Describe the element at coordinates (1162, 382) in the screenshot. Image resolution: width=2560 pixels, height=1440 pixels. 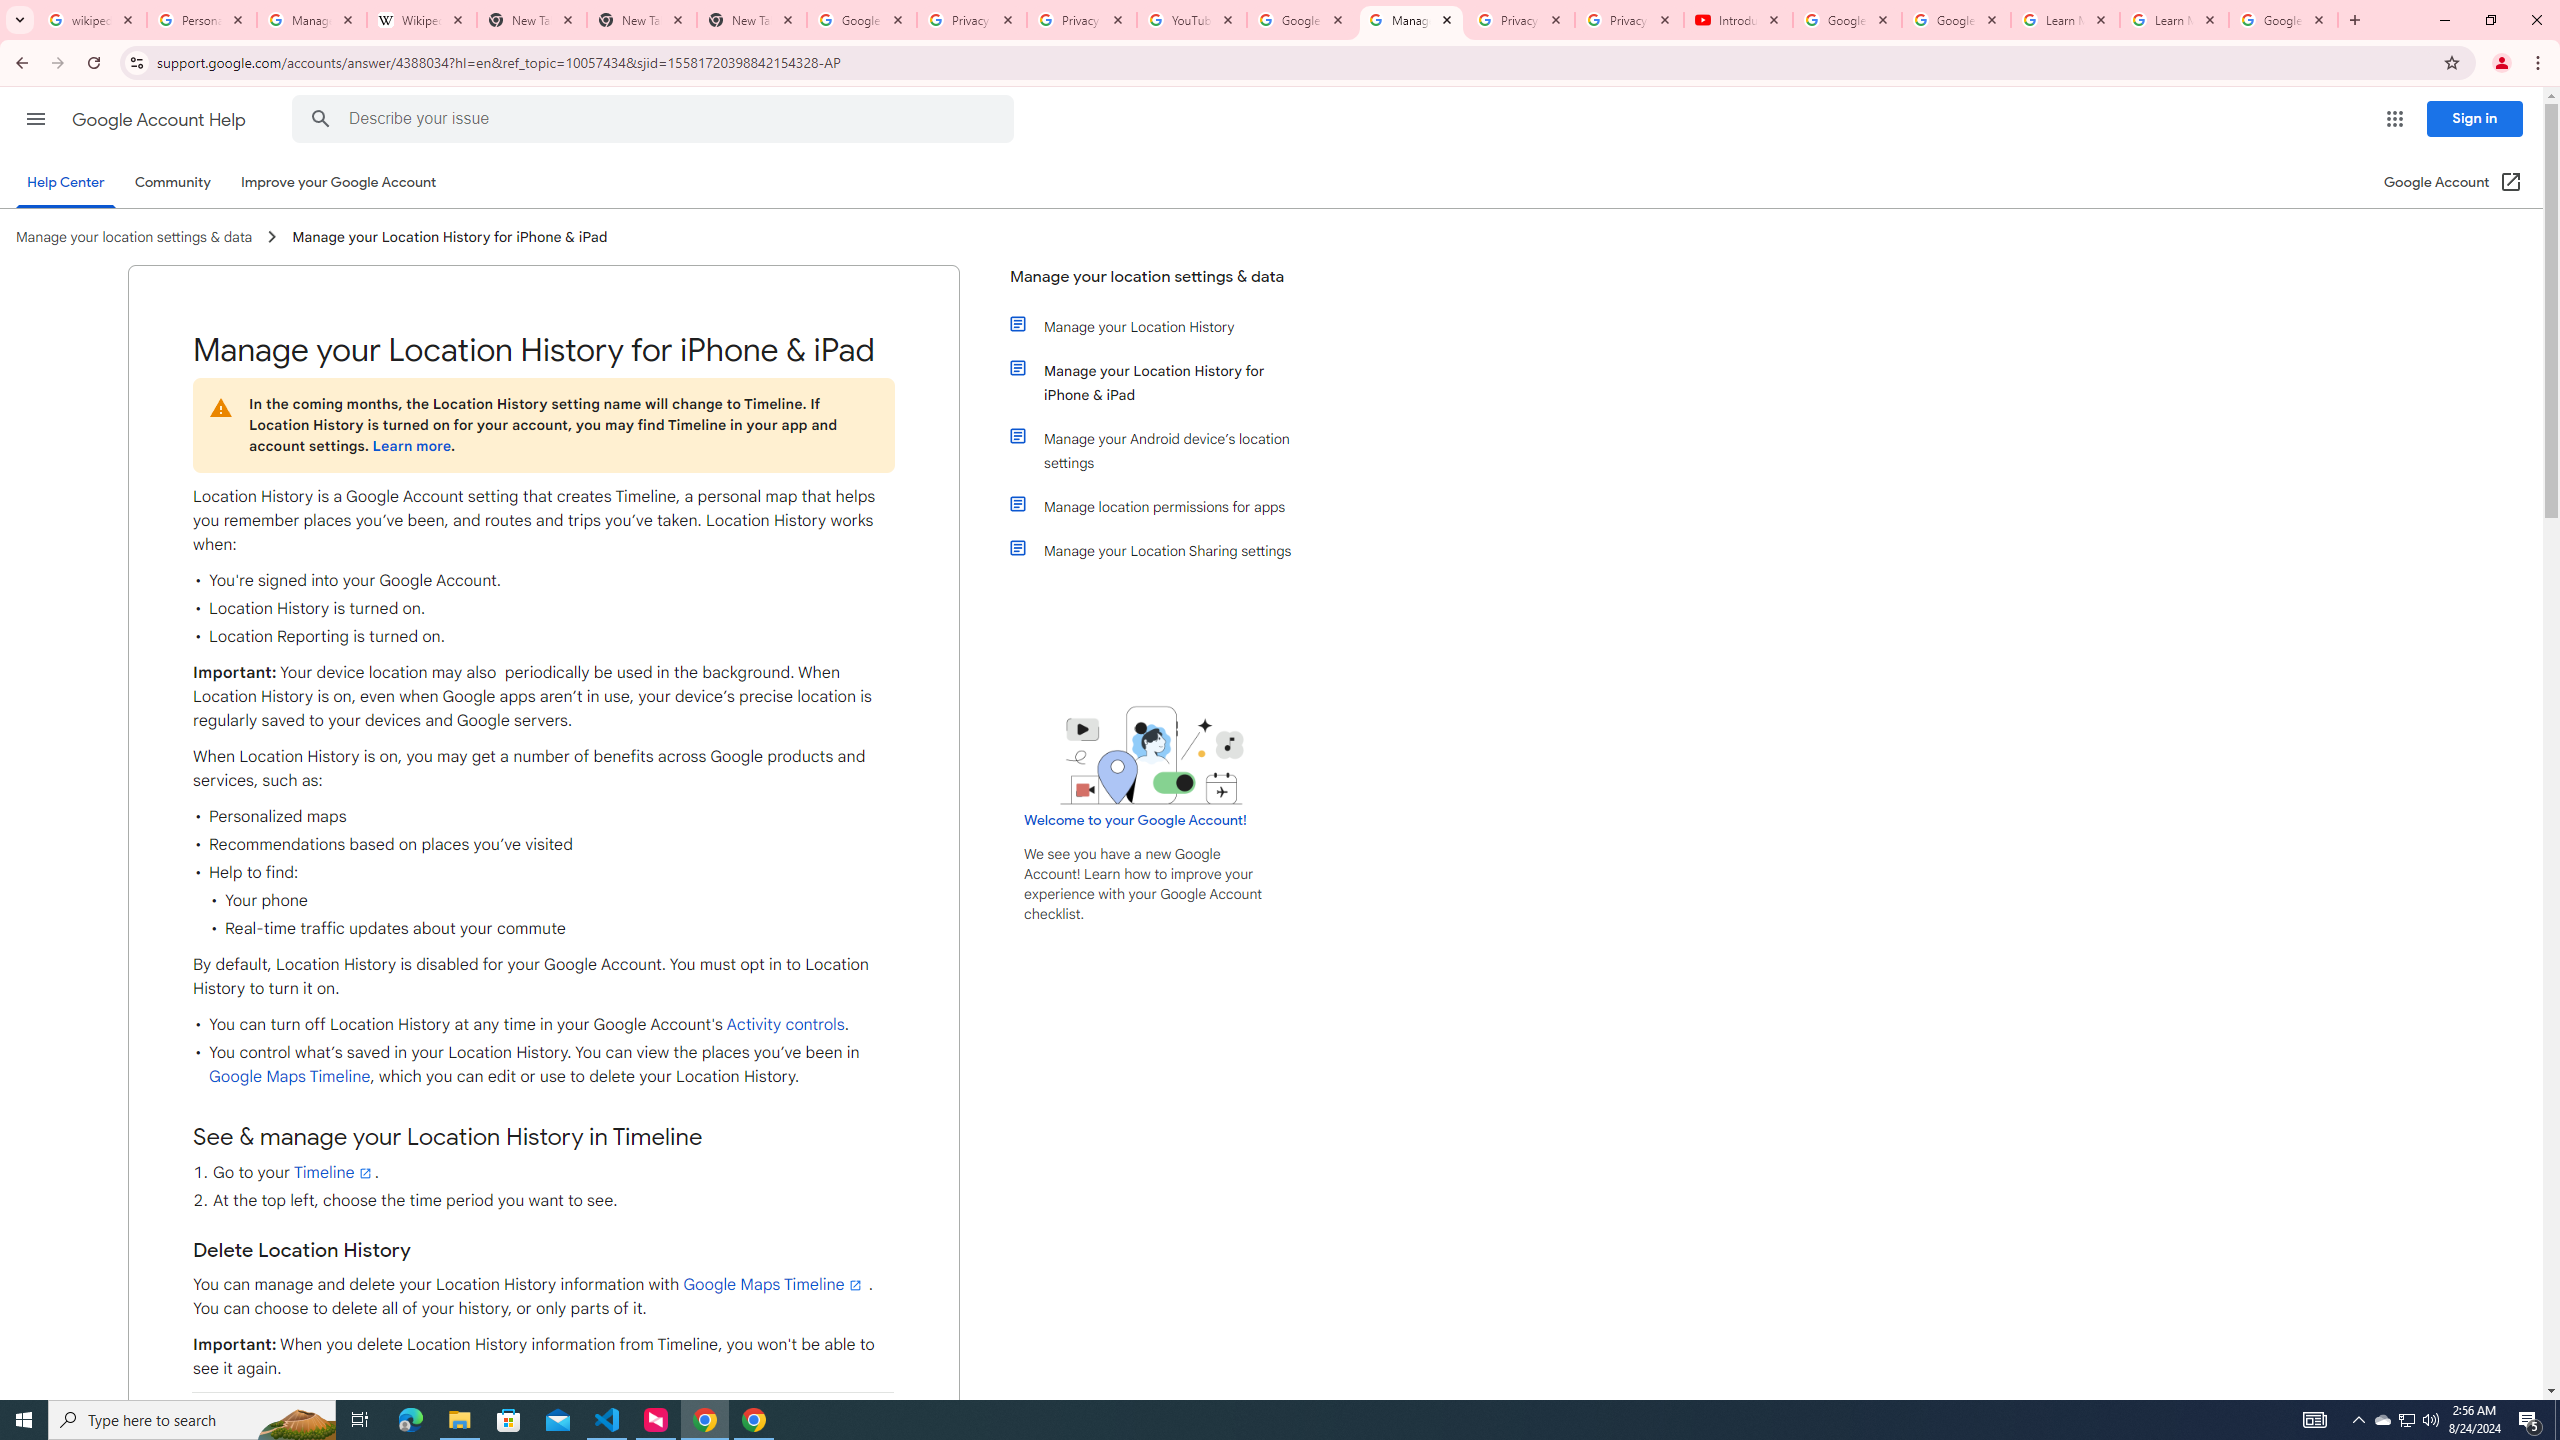
I see `'Manage your Location History for iPhone & iPad'` at that location.